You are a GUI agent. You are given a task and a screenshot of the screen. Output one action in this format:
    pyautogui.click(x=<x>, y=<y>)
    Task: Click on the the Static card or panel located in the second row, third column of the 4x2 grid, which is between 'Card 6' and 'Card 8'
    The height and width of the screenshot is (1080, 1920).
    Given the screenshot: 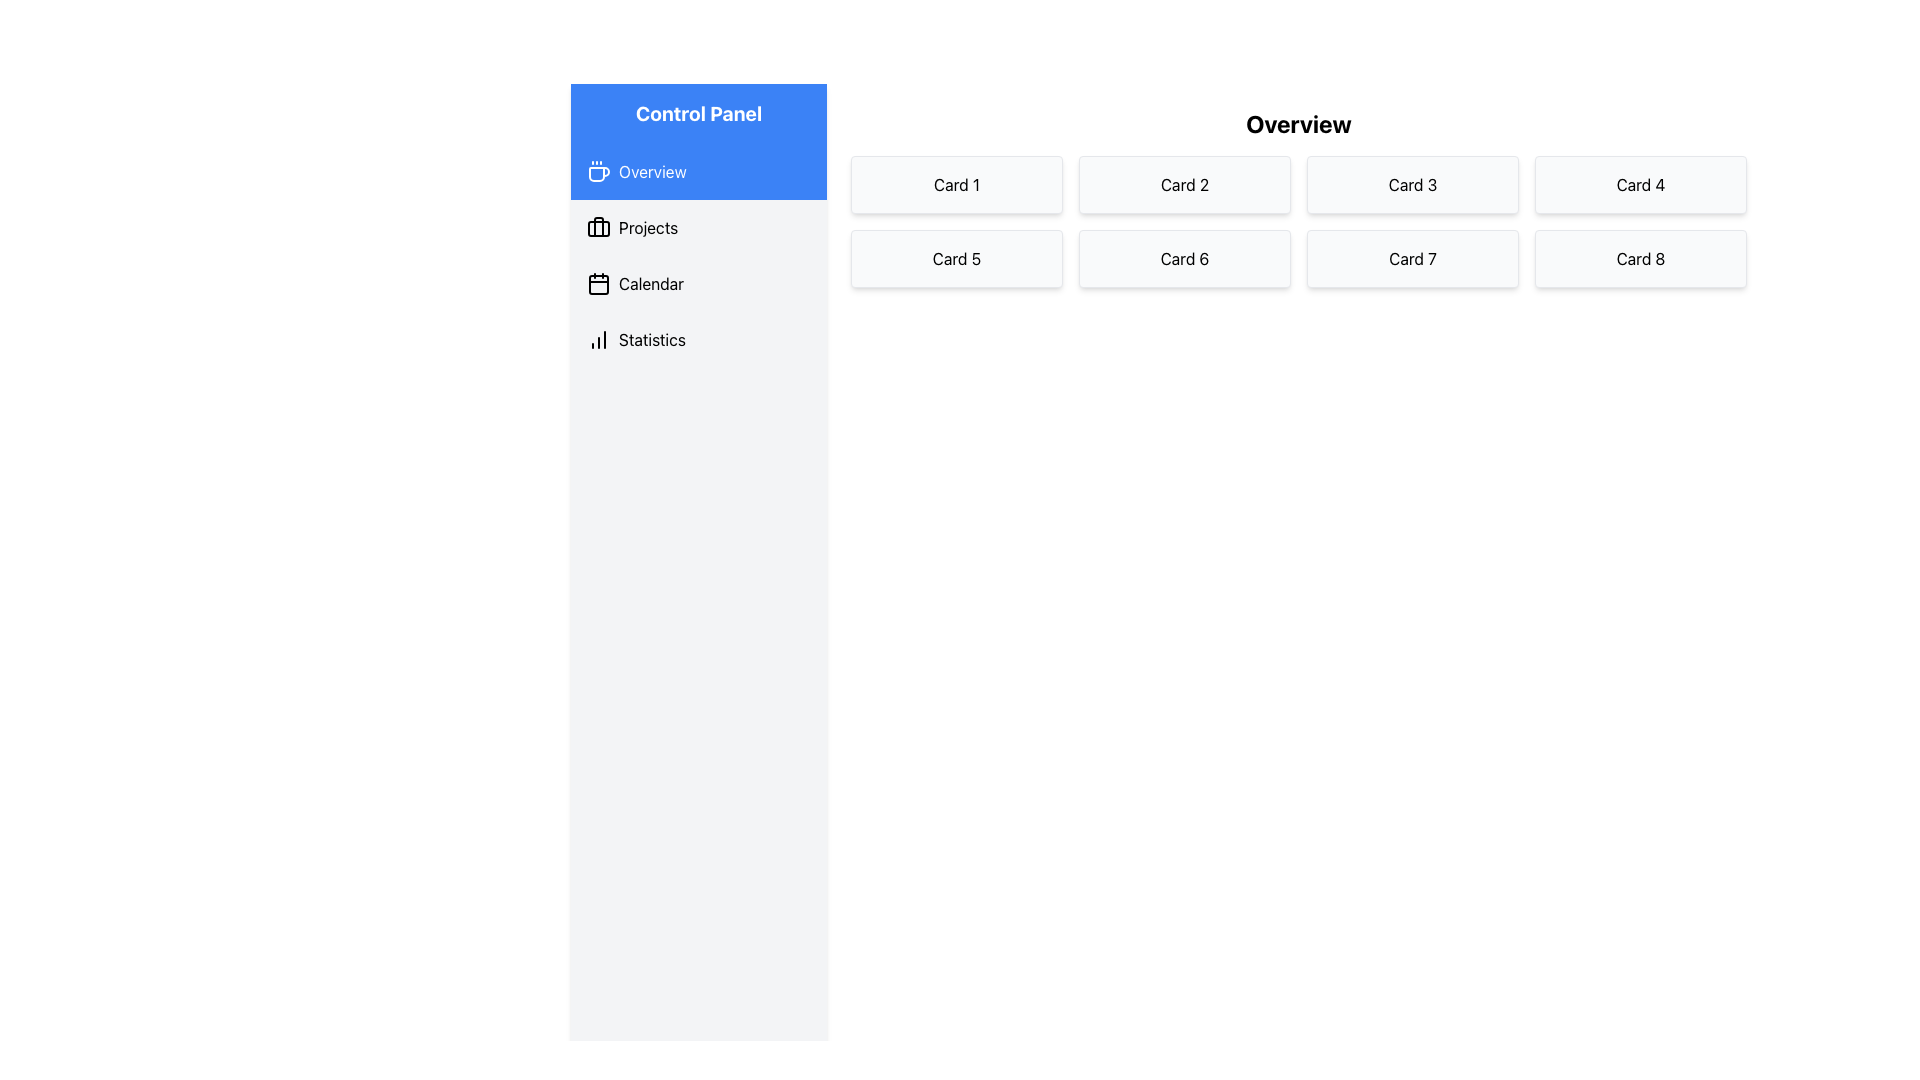 What is the action you would take?
    pyautogui.click(x=1411, y=257)
    